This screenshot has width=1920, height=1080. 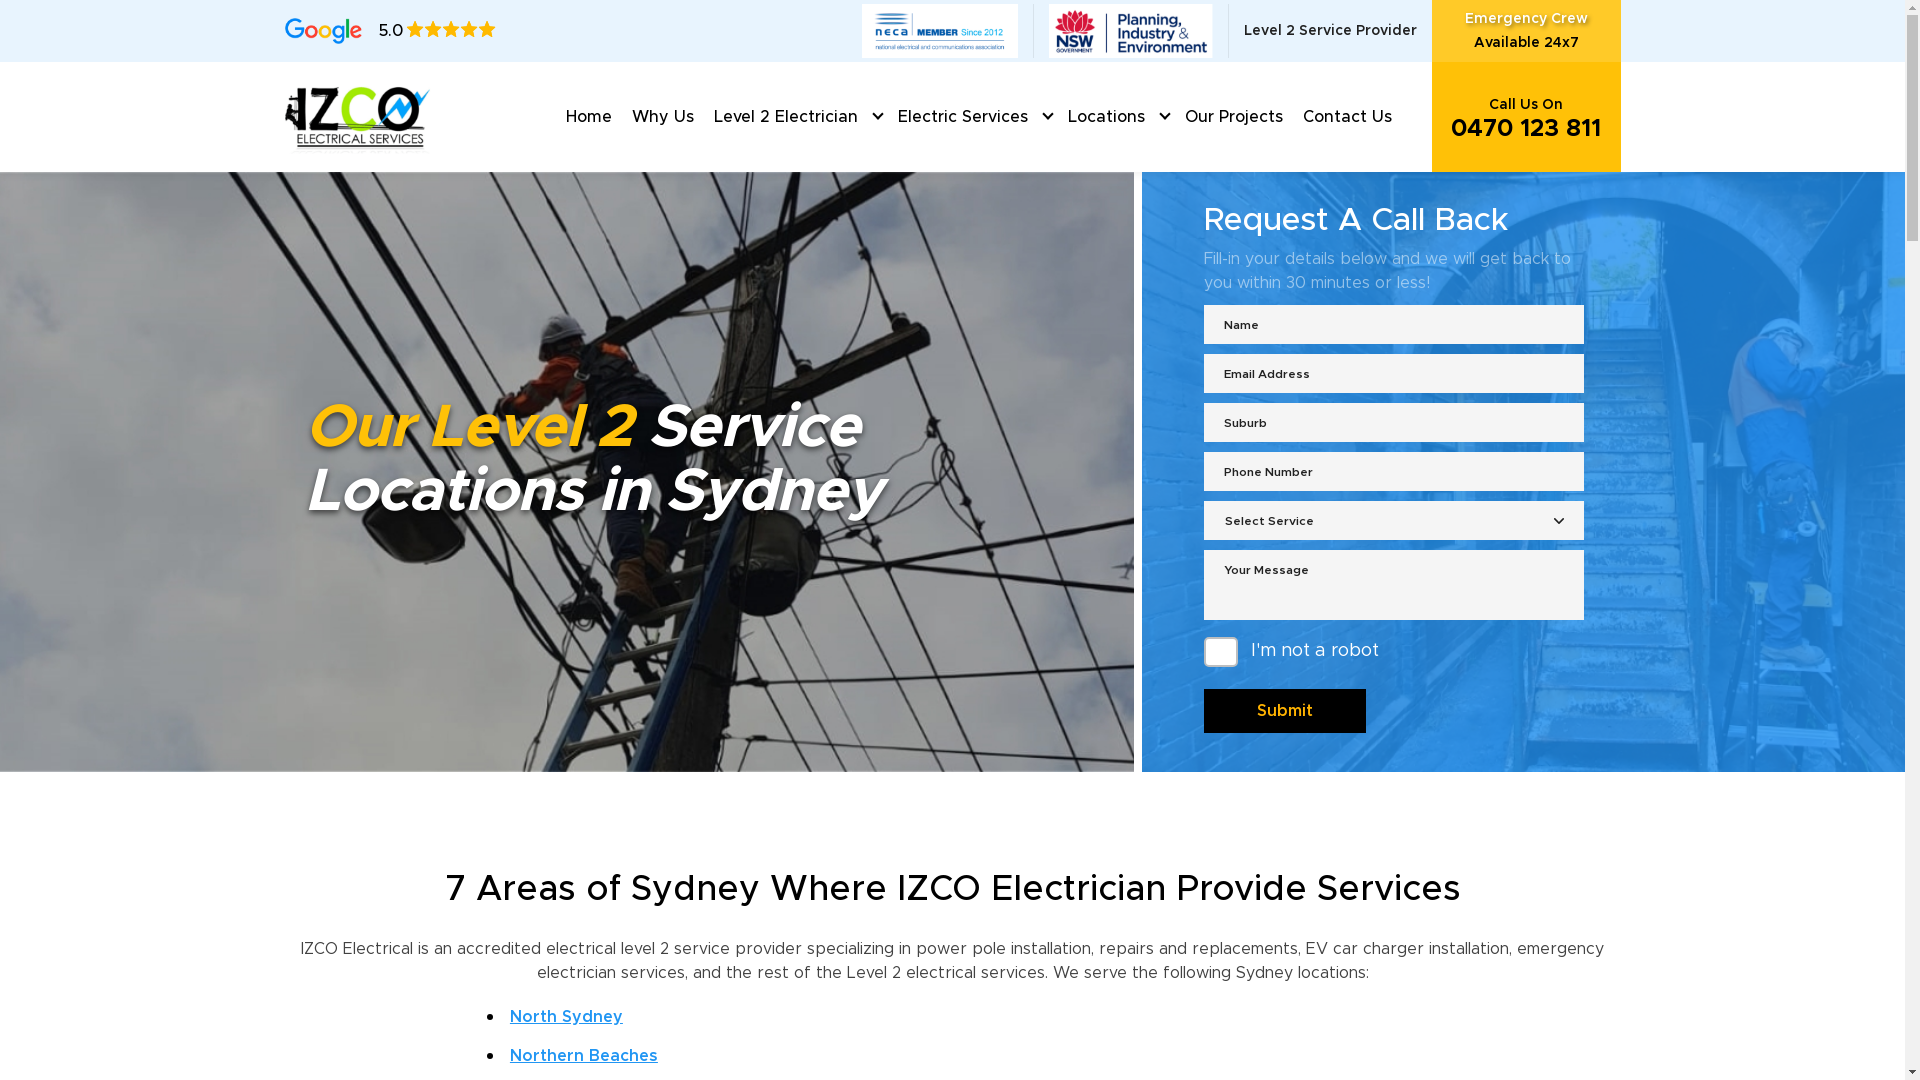 What do you see at coordinates (359, 115) in the screenshot?
I see `'Izco Electrical Services'` at bounding box center [359, 115].